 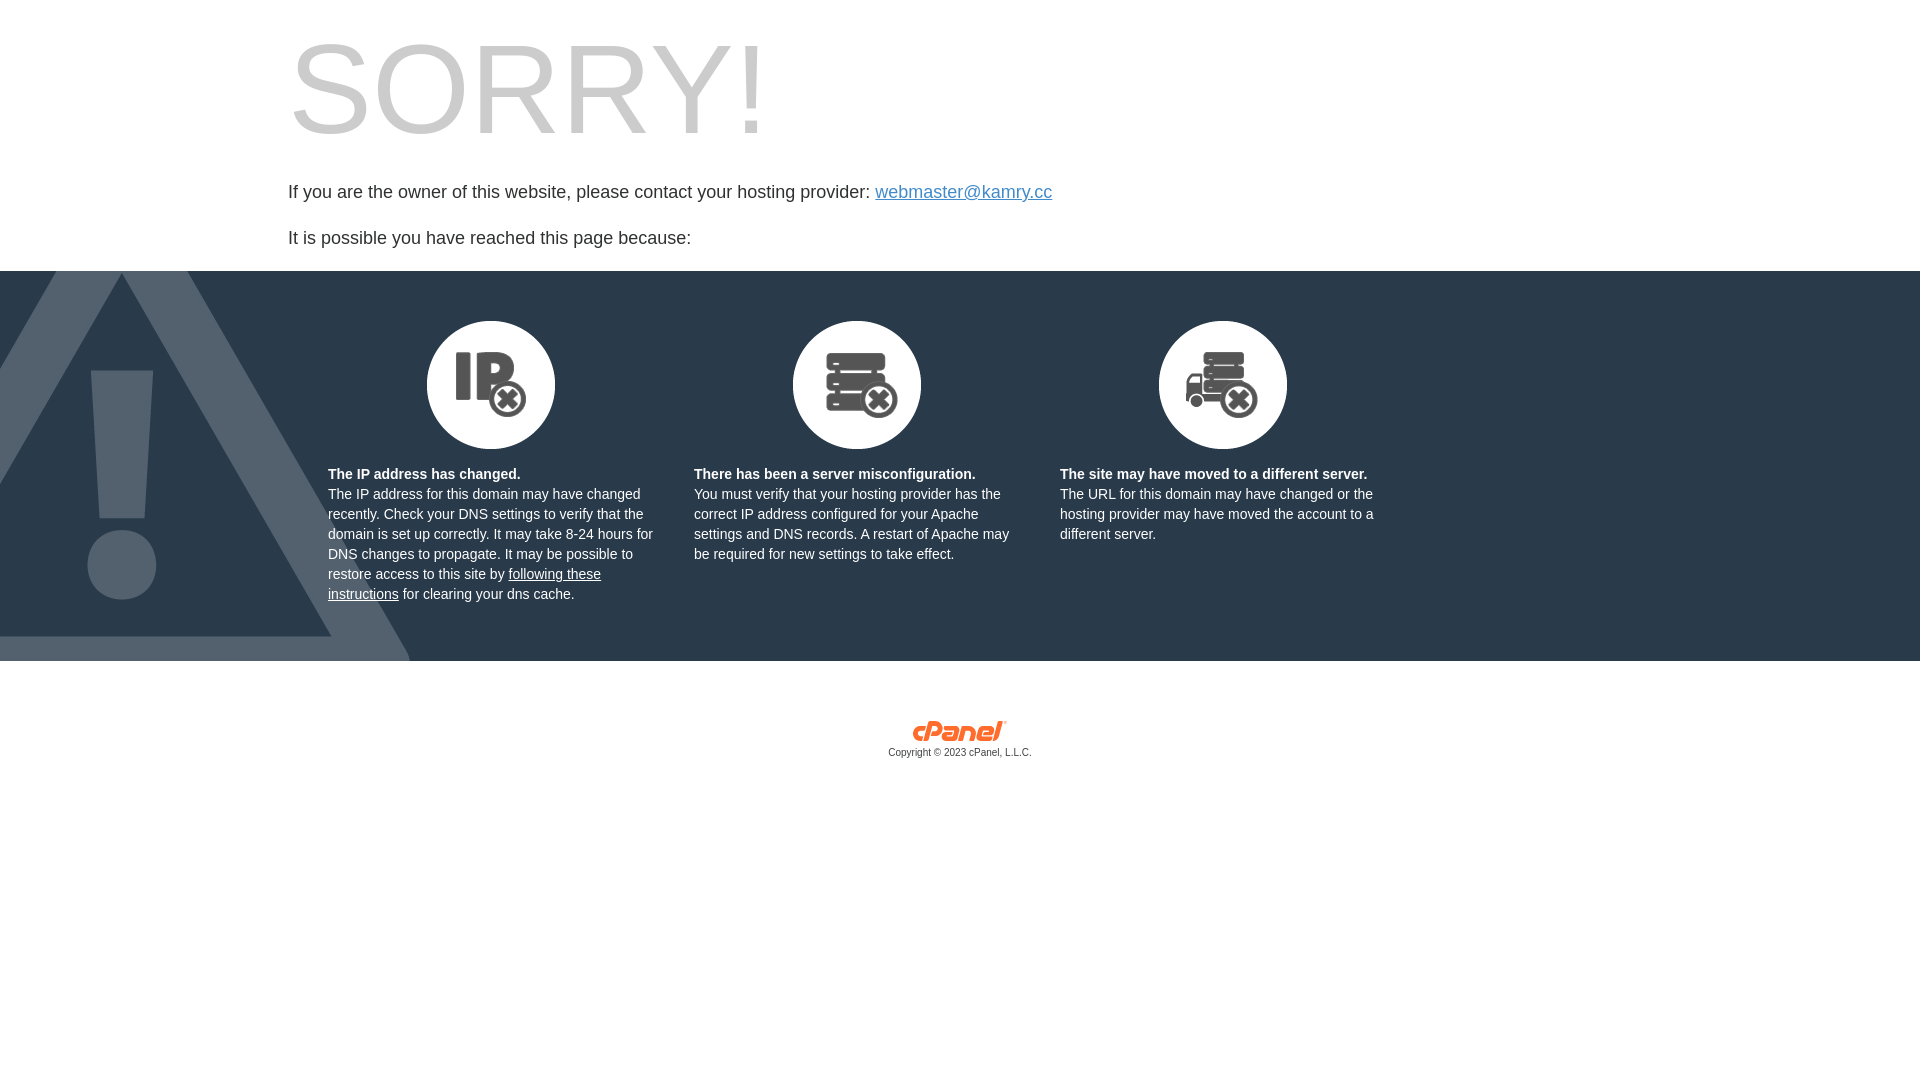 What do you see at coordinates (963, 192) in the screenshot?
I see `'webmaster@kamry.cc'` at bounding box center [963, 192].